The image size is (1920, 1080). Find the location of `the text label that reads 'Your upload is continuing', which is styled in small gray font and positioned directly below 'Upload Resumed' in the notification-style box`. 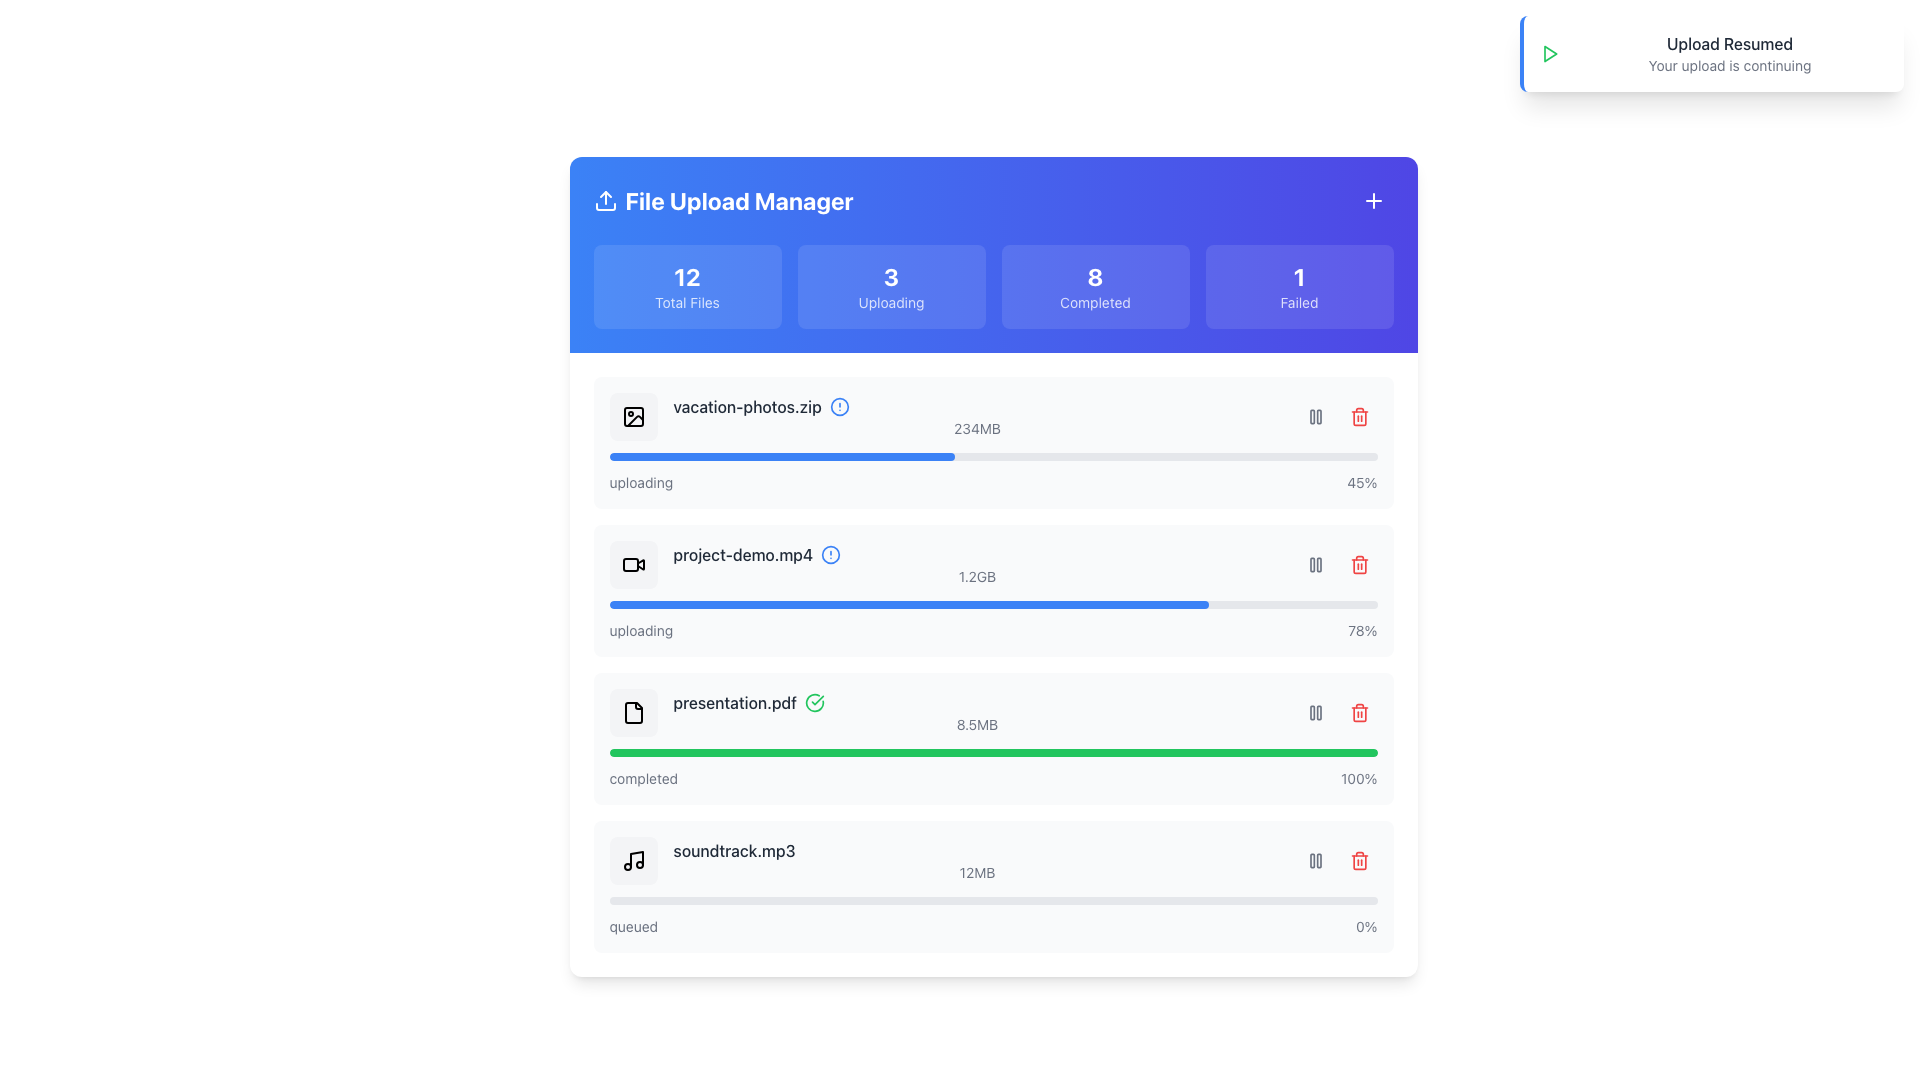

the text label that reads 'Your upload is continuing', which is styled in small gray font and positioned directly below 'Upload Resumed' in the notification-style box is located at coordinates (1728, 64).